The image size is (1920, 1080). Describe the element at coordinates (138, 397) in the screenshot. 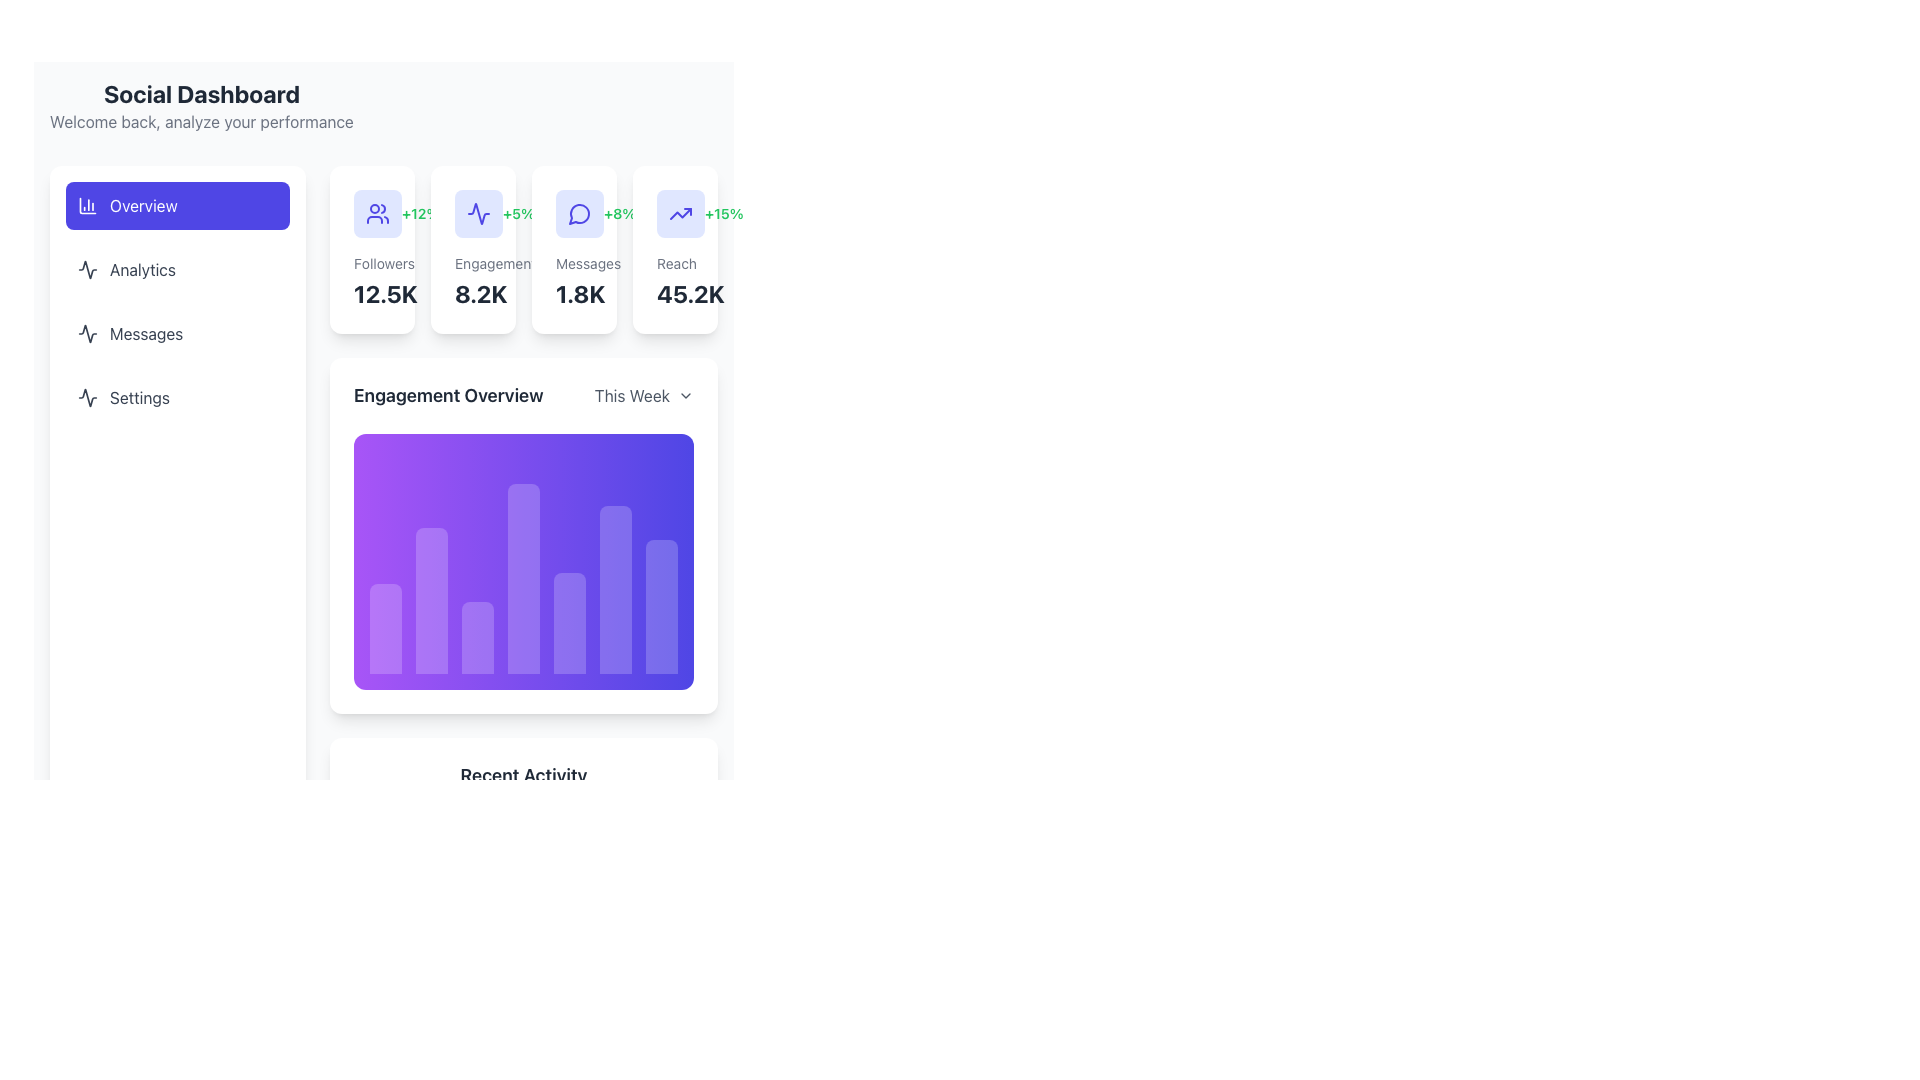

I see `the fourth text label in the side navigation menu that activates the settings page` at that location.